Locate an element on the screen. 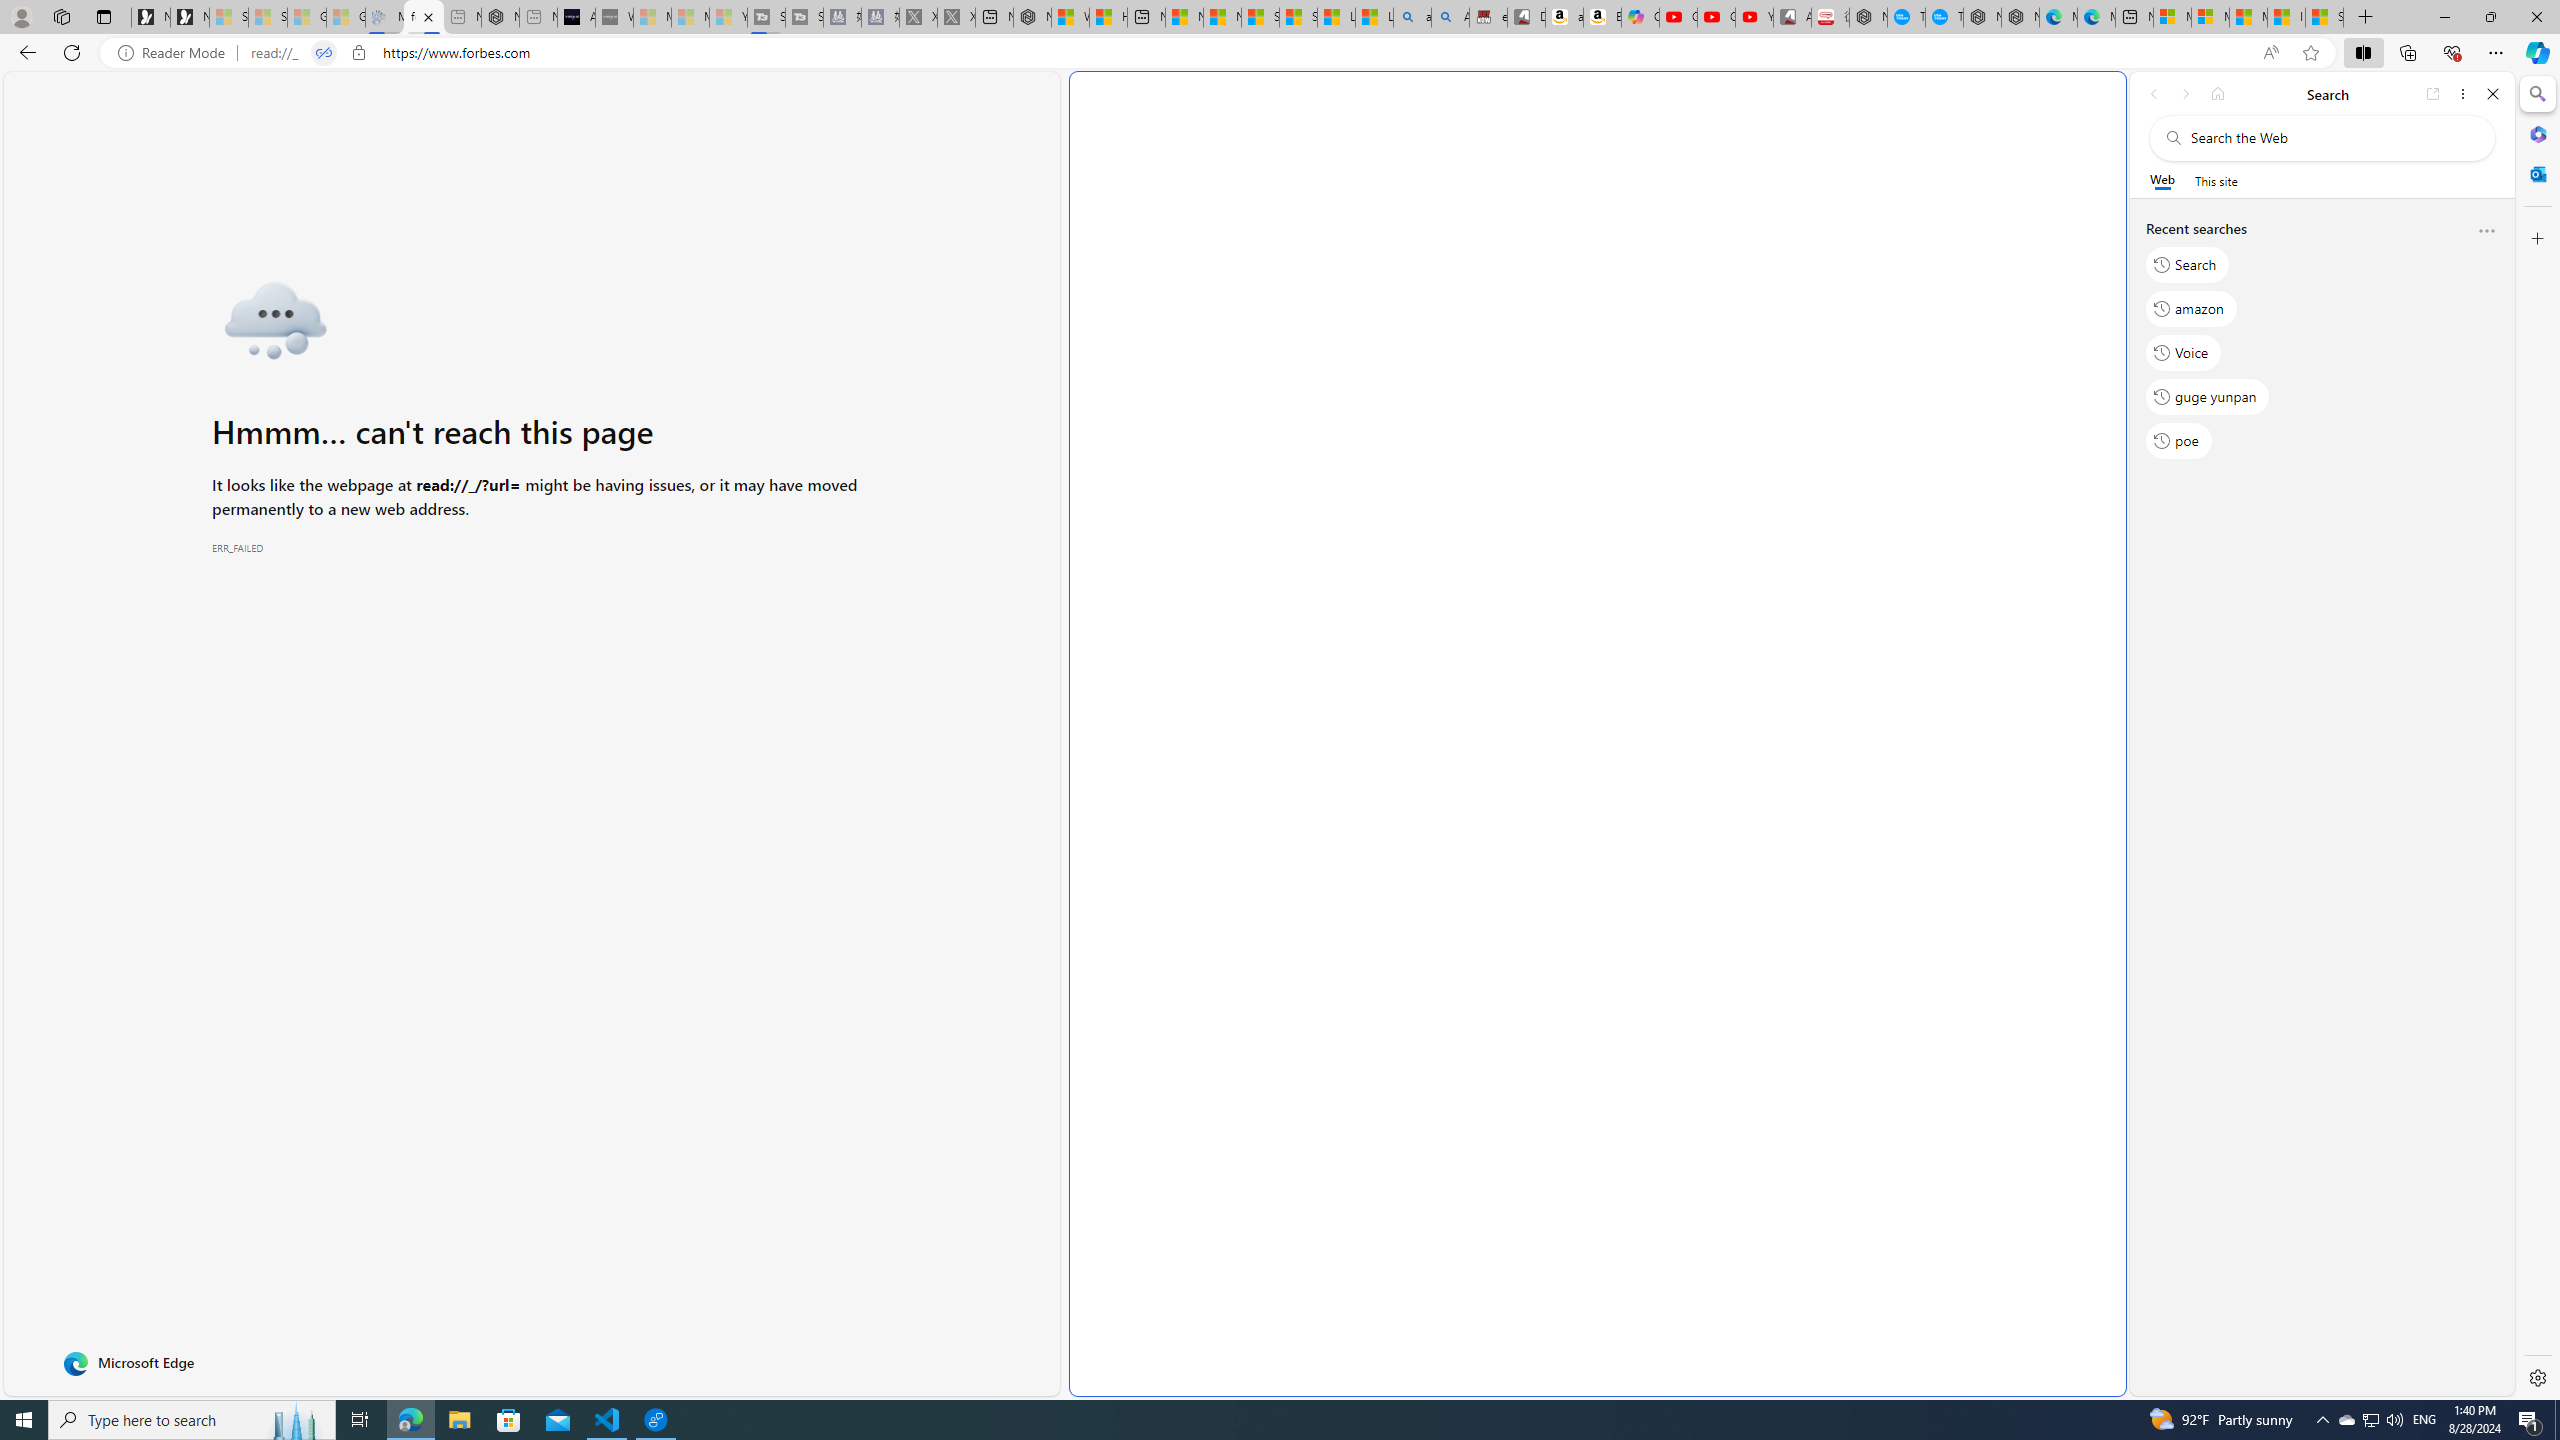  'Forward' is located at coordinates (2184, 93).